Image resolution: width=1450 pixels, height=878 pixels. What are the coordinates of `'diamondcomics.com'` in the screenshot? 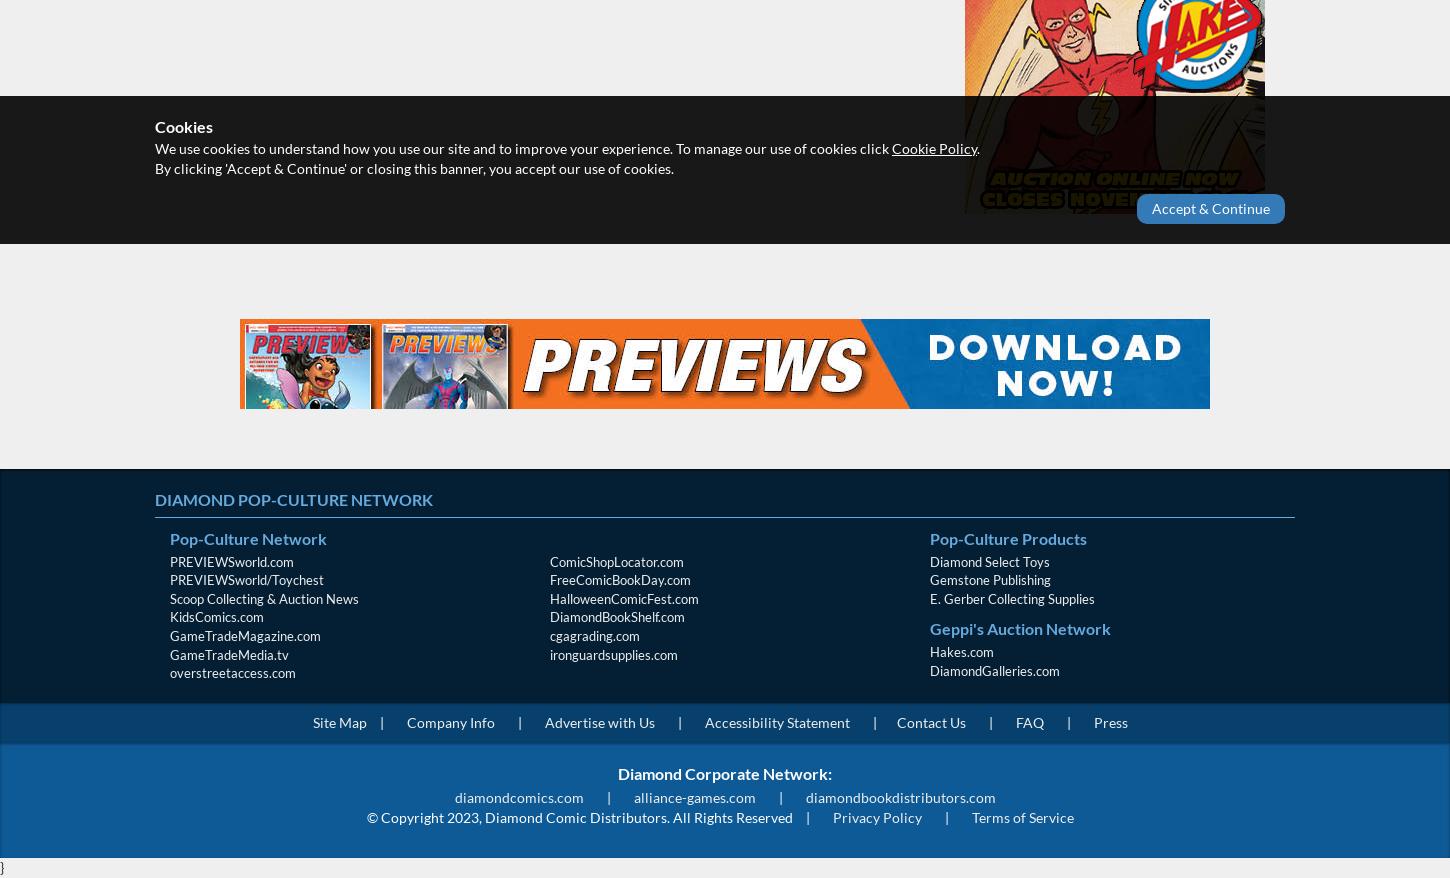 It's located at (452, 795).